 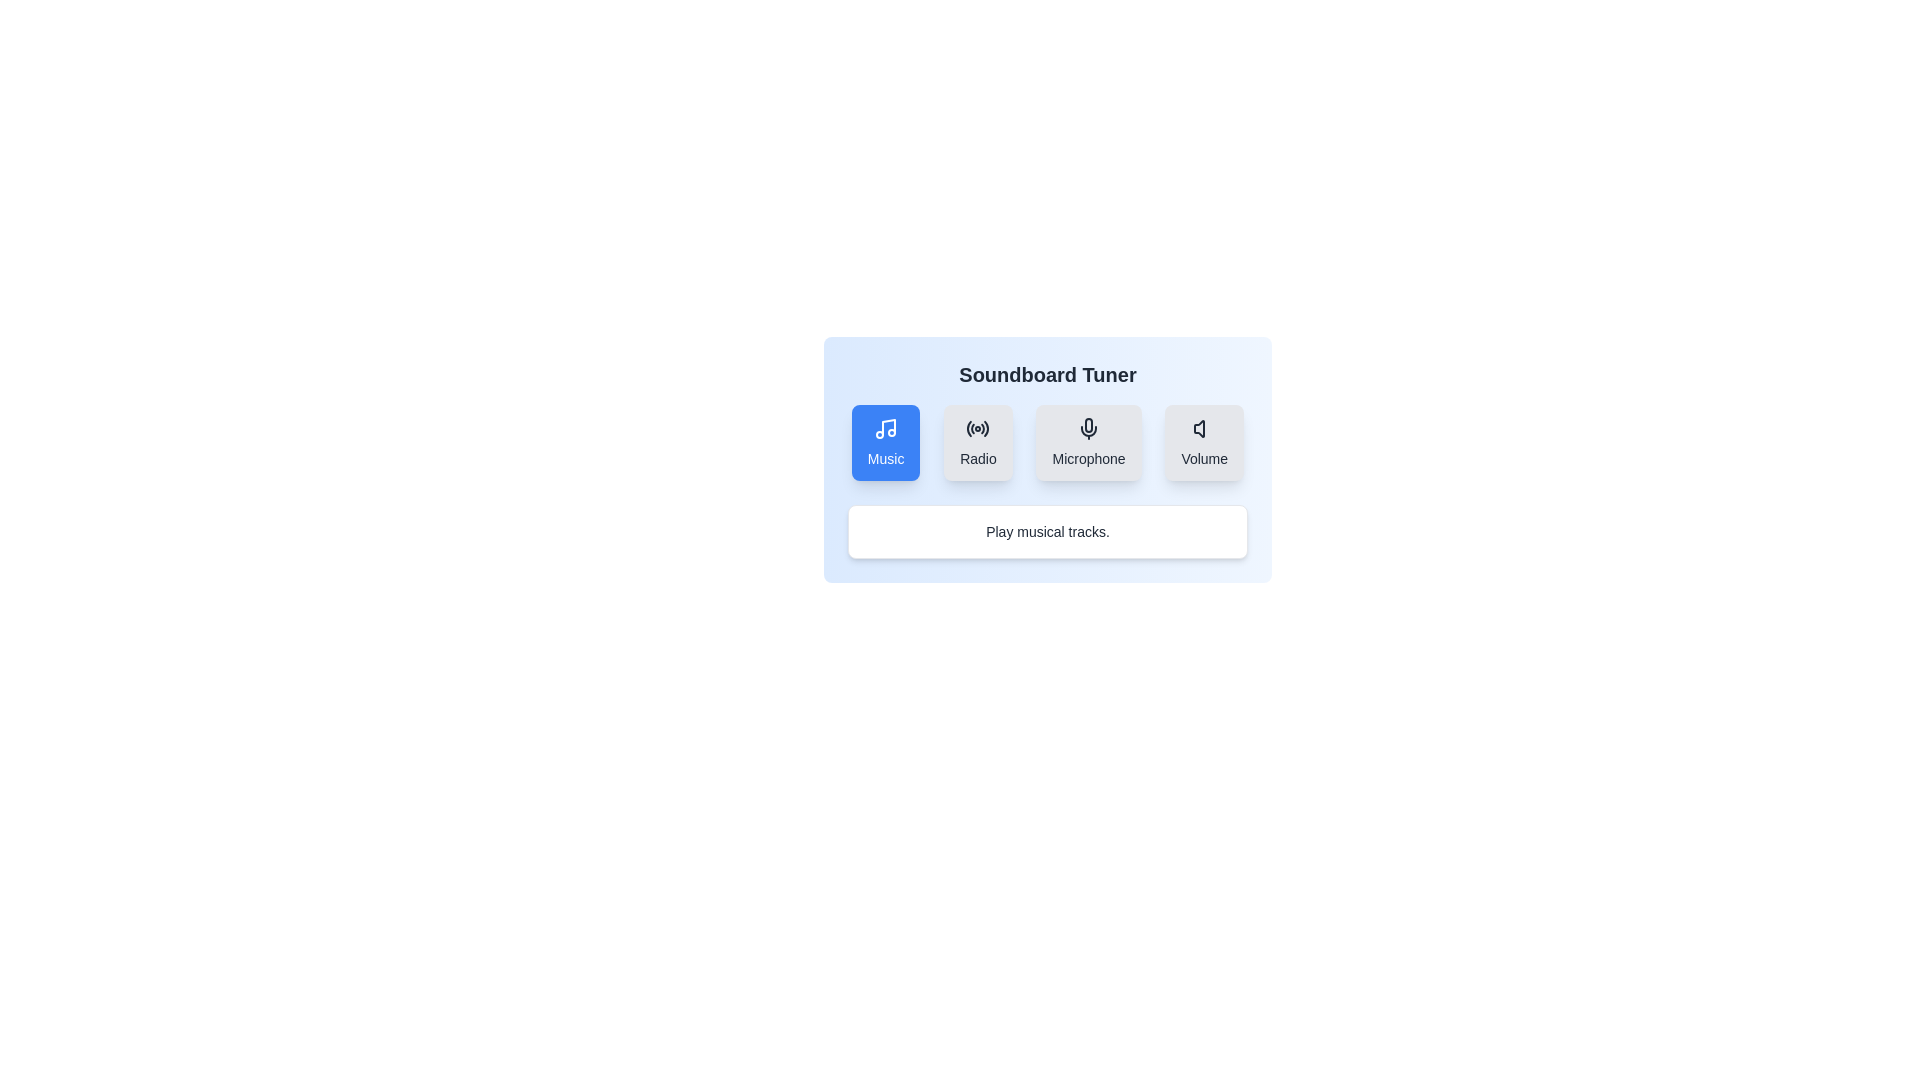 What do you see at coordinates (1088, 442) in the screenshot?
I see `the Microphone option in the Soundboard Tuner menu` at bounding box center [1088, 442].